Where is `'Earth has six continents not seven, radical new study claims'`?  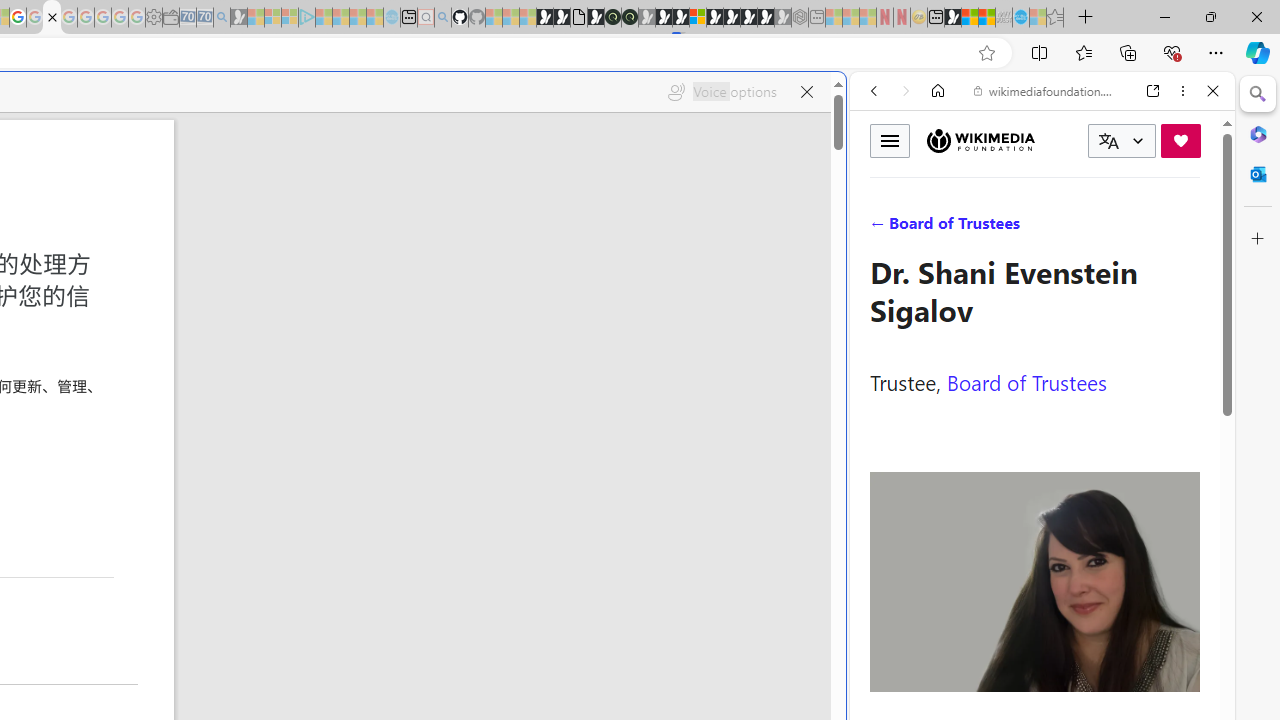 'Earth has six continents not seven, radical new study claims' is located at coordinates (986, 17).